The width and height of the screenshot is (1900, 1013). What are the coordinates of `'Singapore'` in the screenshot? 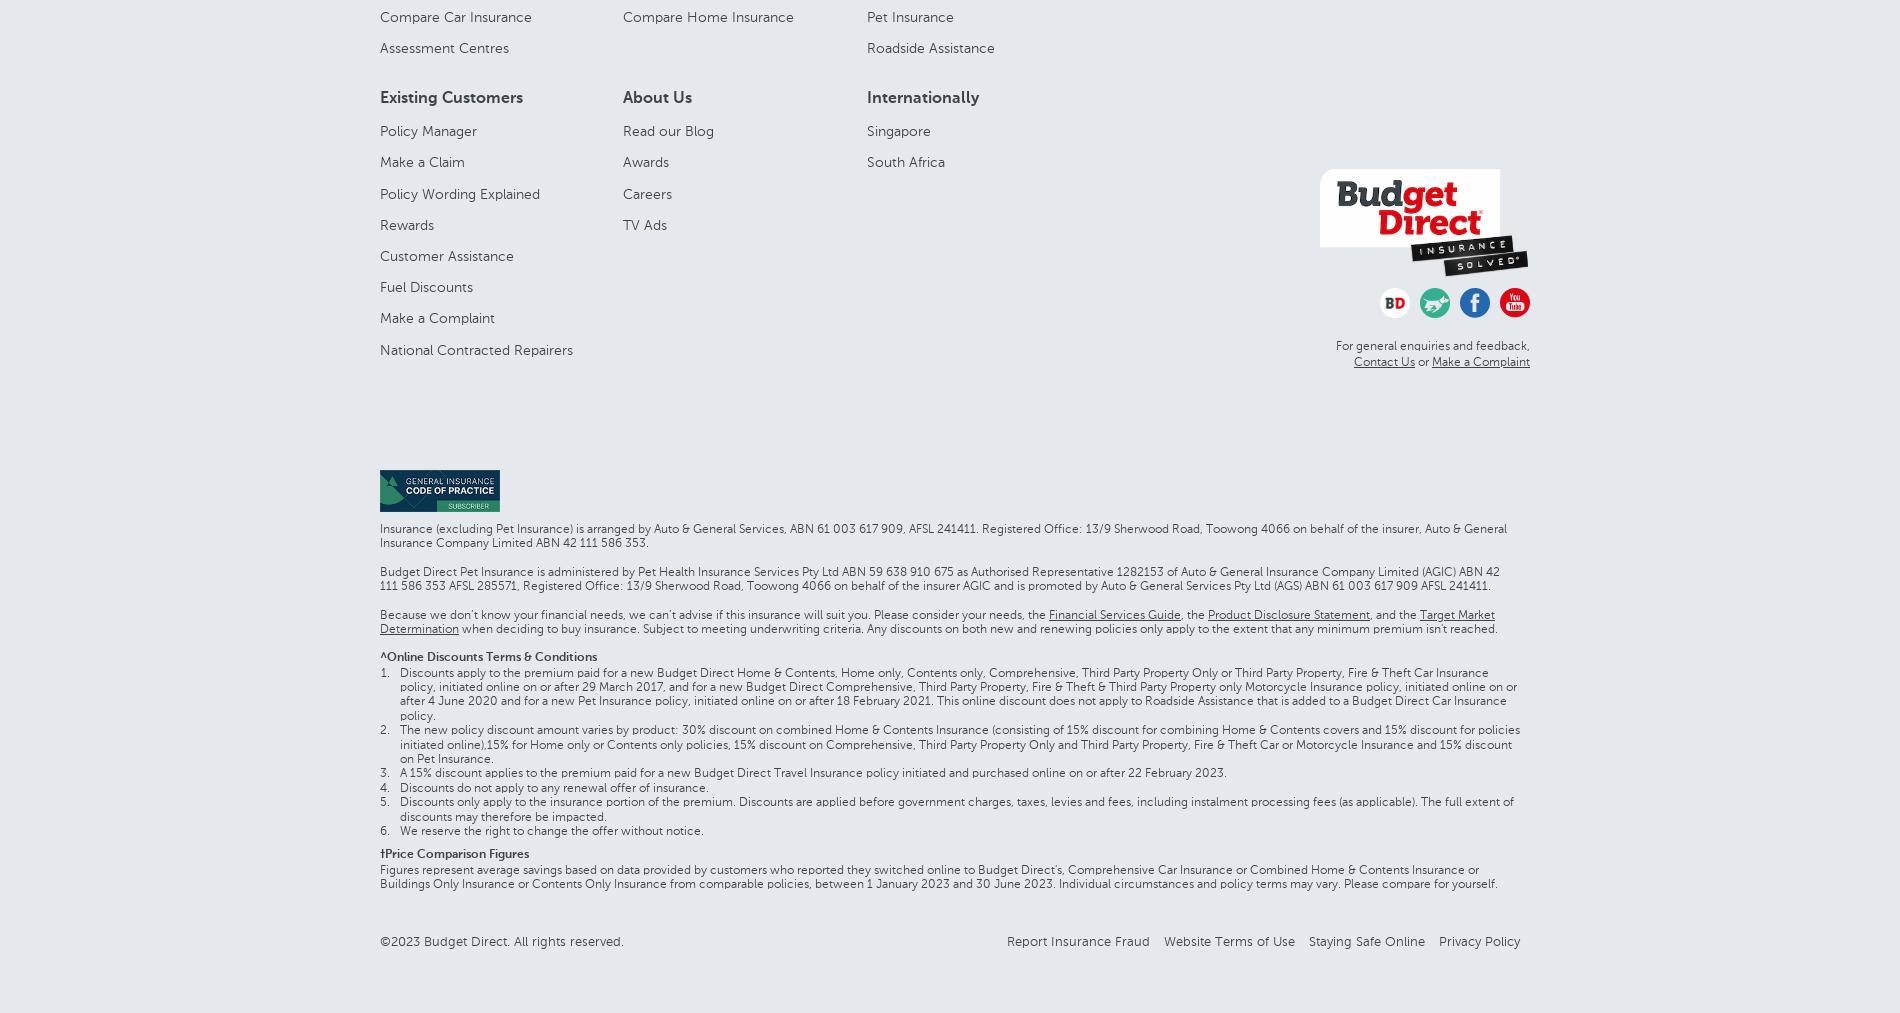 It's located at (896, 131).